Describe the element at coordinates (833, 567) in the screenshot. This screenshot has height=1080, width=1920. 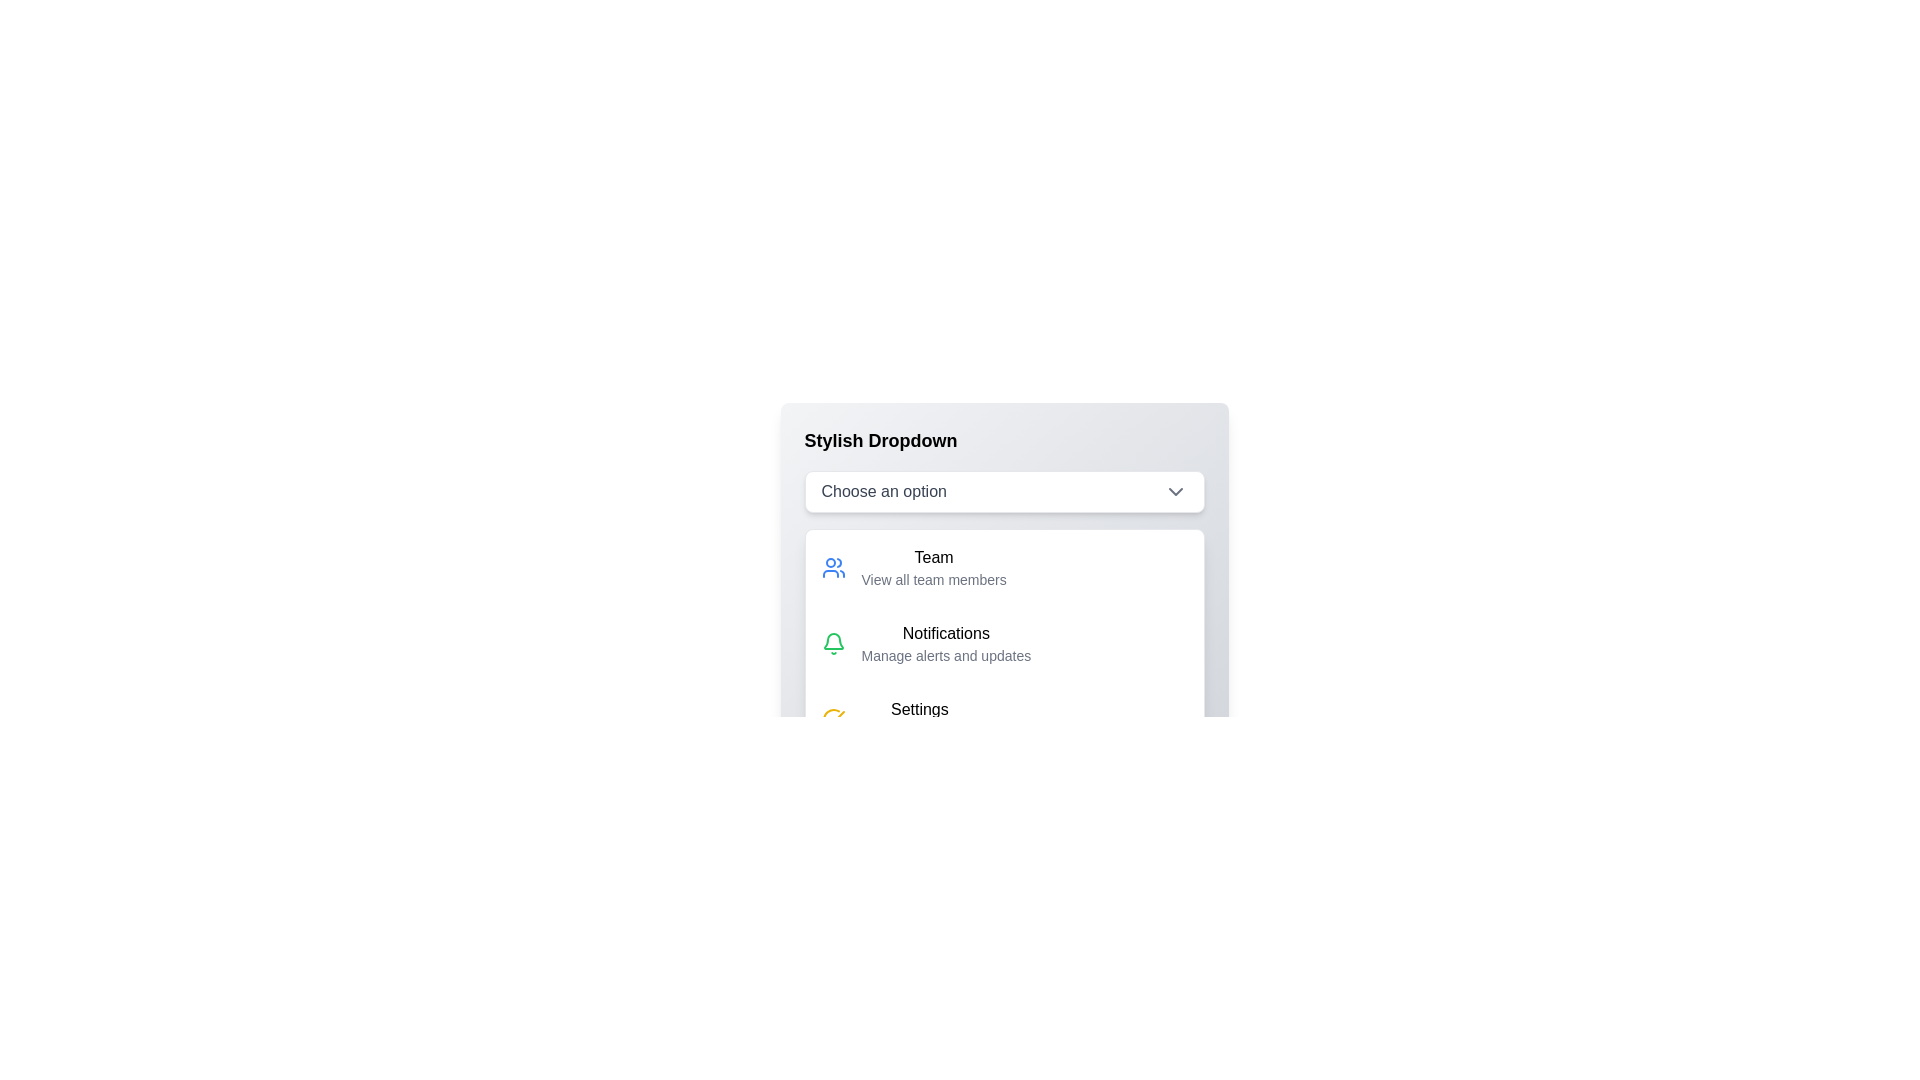
I see `the 'users' icon, which is styled with a blue color and a rounded outline, located to the left of the text content 'Team' in the first list item of the dropdown menu` at that location.